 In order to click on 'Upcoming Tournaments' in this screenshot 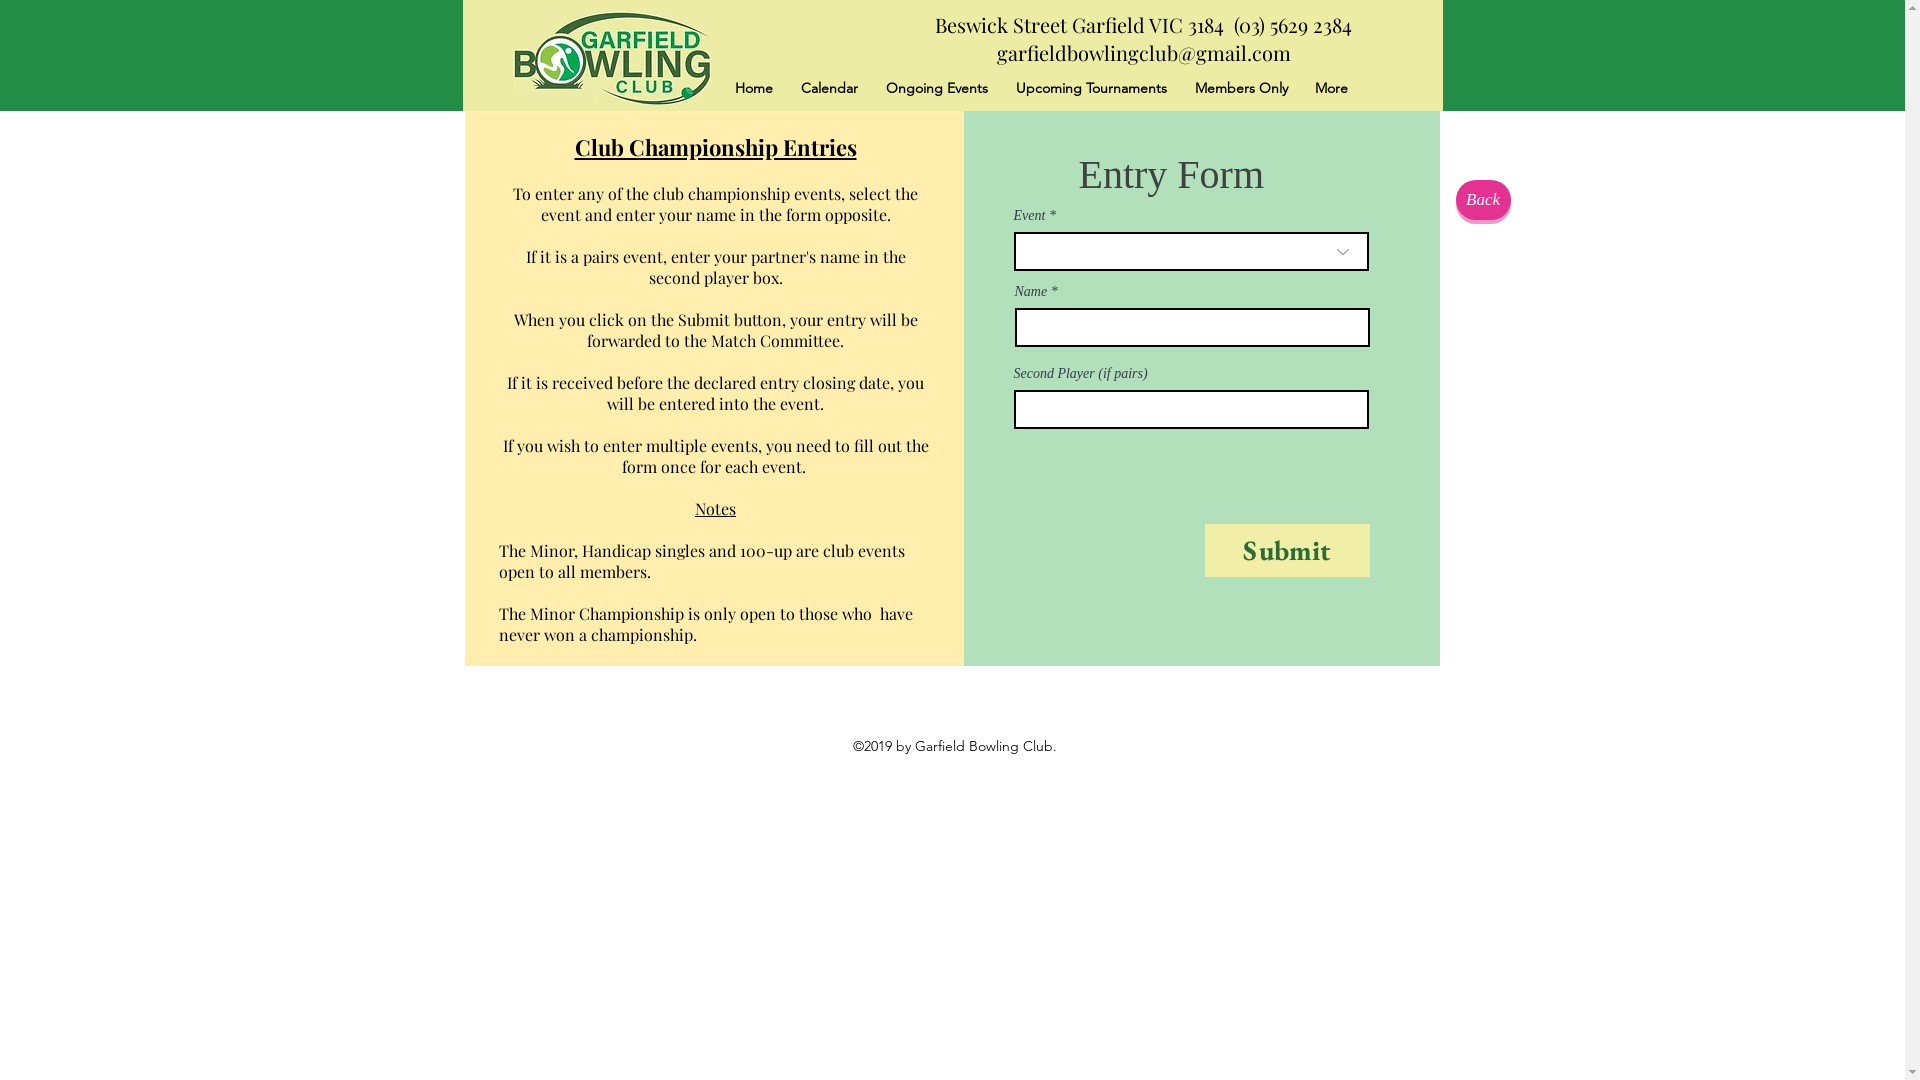, I will do `click(1090, 87)`.